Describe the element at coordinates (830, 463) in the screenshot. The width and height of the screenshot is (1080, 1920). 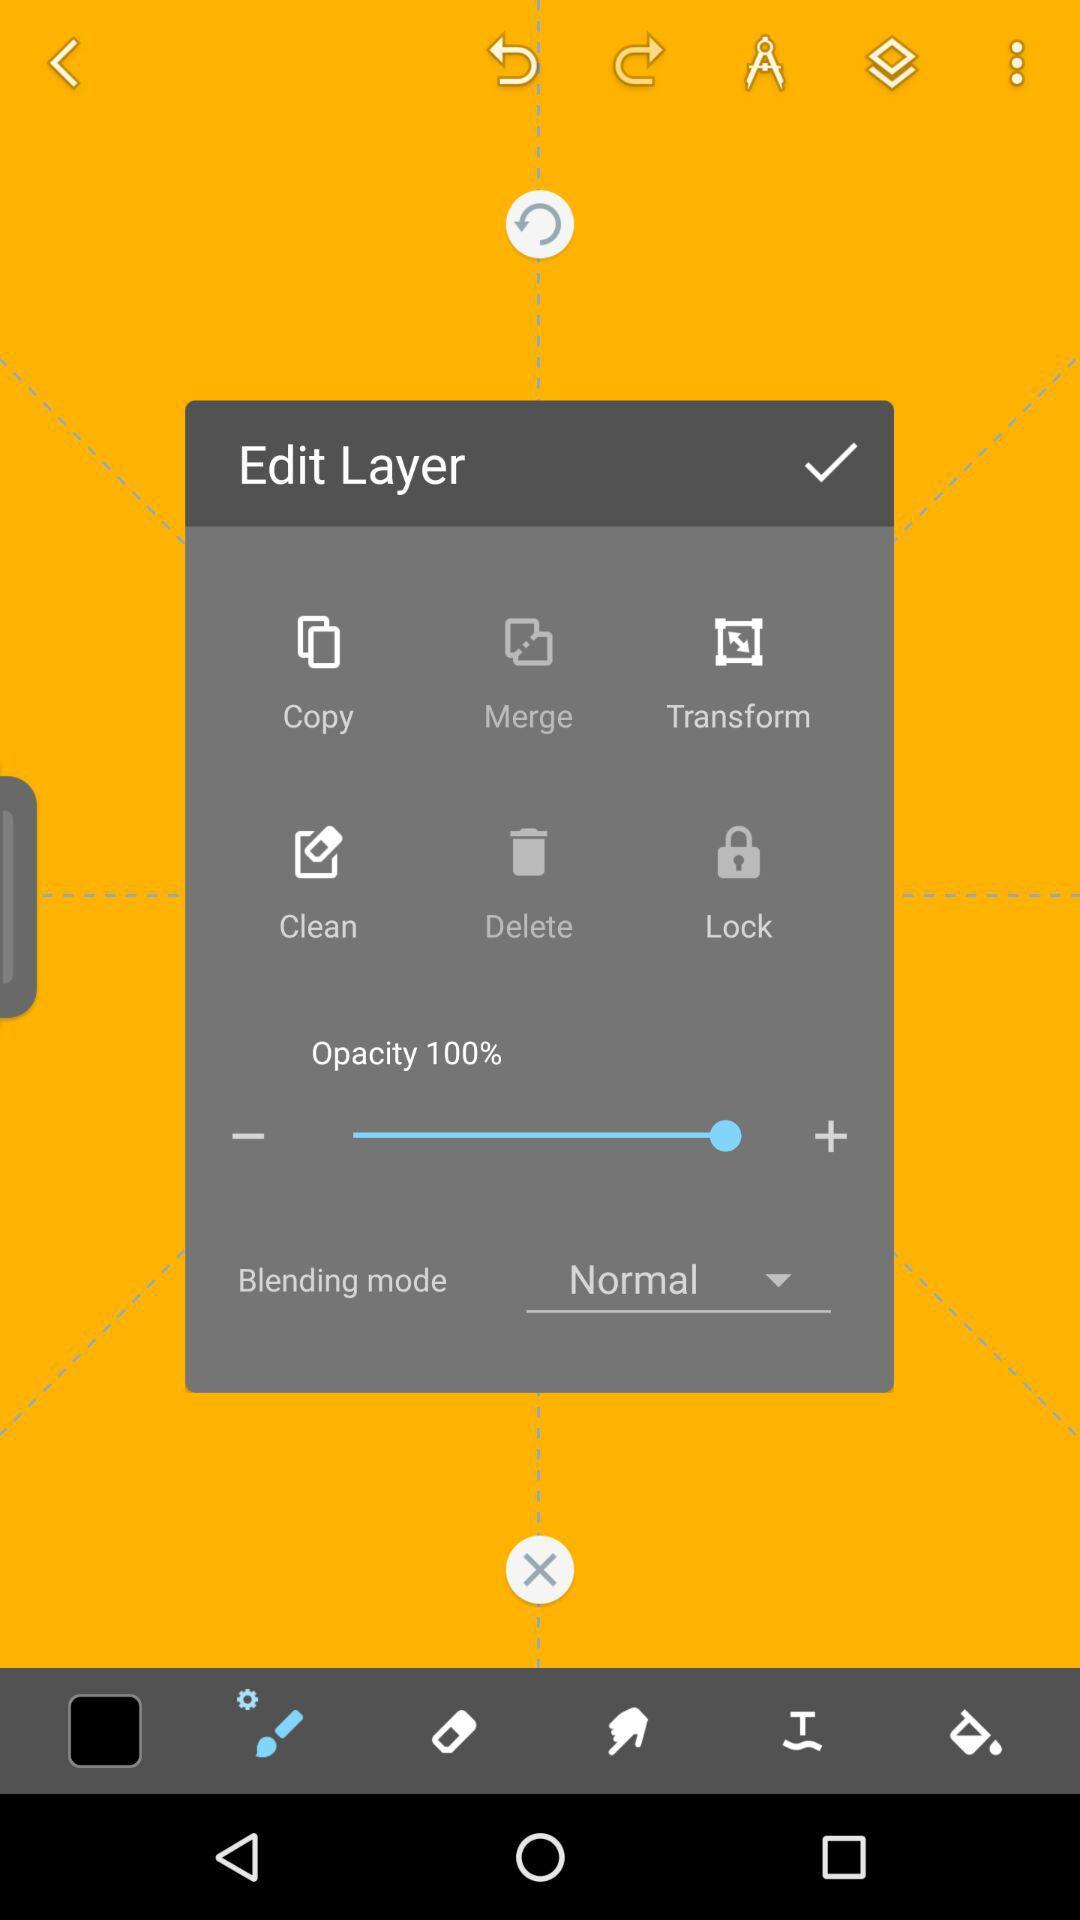
I see `right mark` at that location.